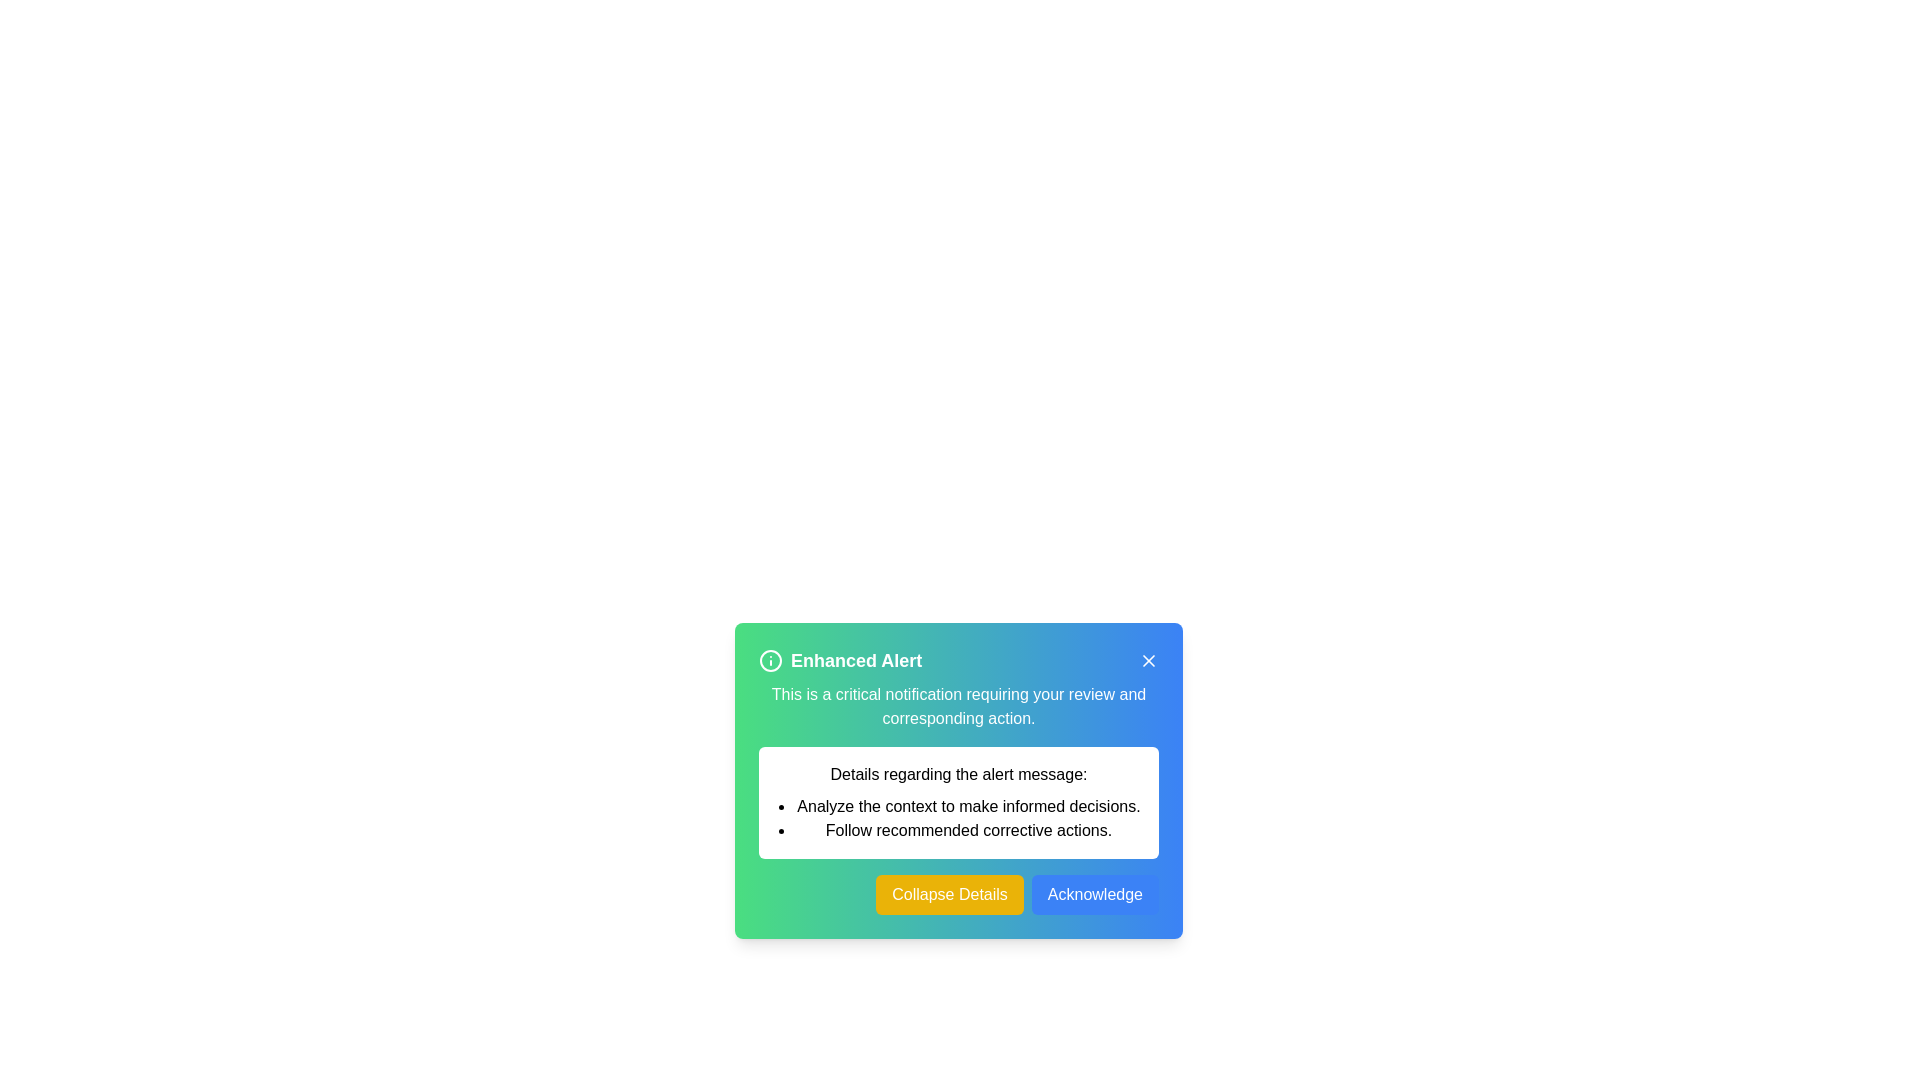 This screenshot has width=1920, height=1080. I want to click on the text block displaying the message 'This is a critical notification requiring your review and corresponding action.' by reading the message, so click(958, 705).